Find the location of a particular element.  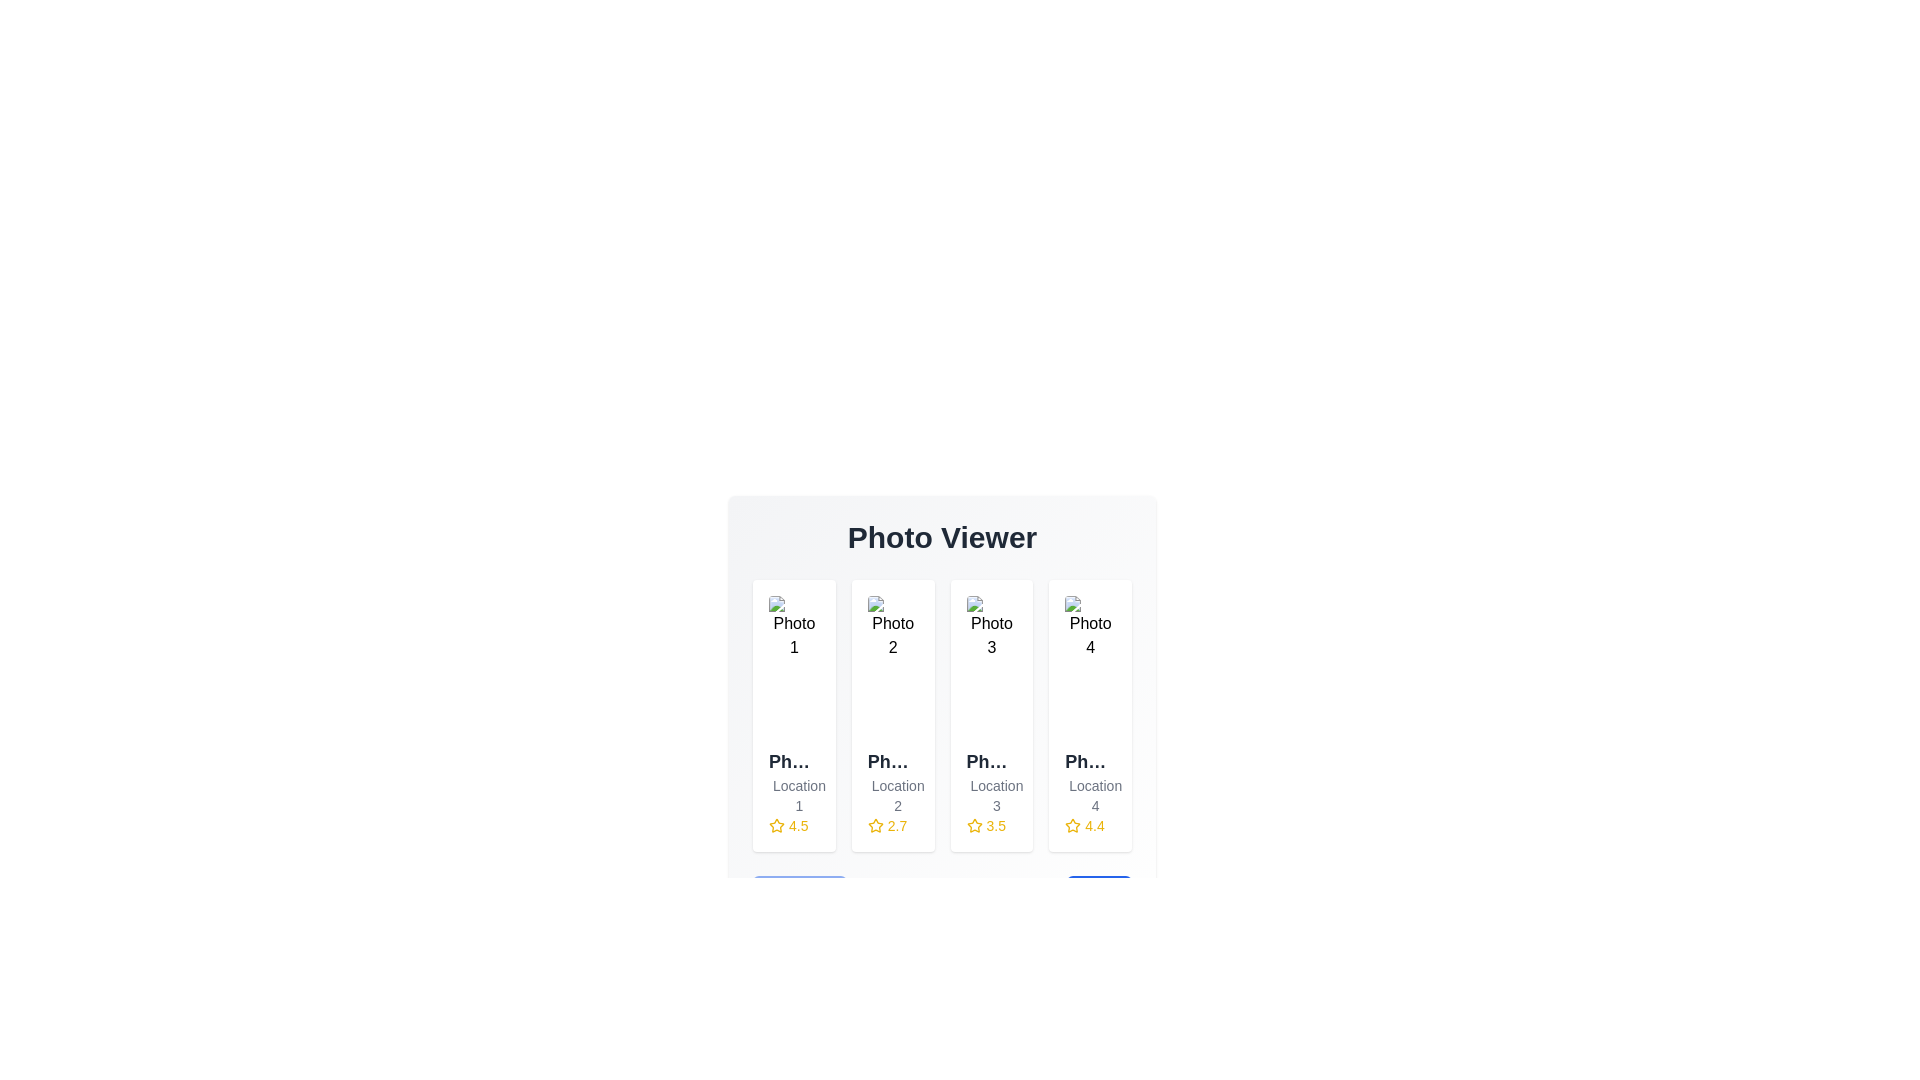

visual content of the Label with an icon that displays the rating of the first photo, located below 'Location 1' and 'Photo 1' in the first column of a multi-column layout is located at coordinates (793, 825).